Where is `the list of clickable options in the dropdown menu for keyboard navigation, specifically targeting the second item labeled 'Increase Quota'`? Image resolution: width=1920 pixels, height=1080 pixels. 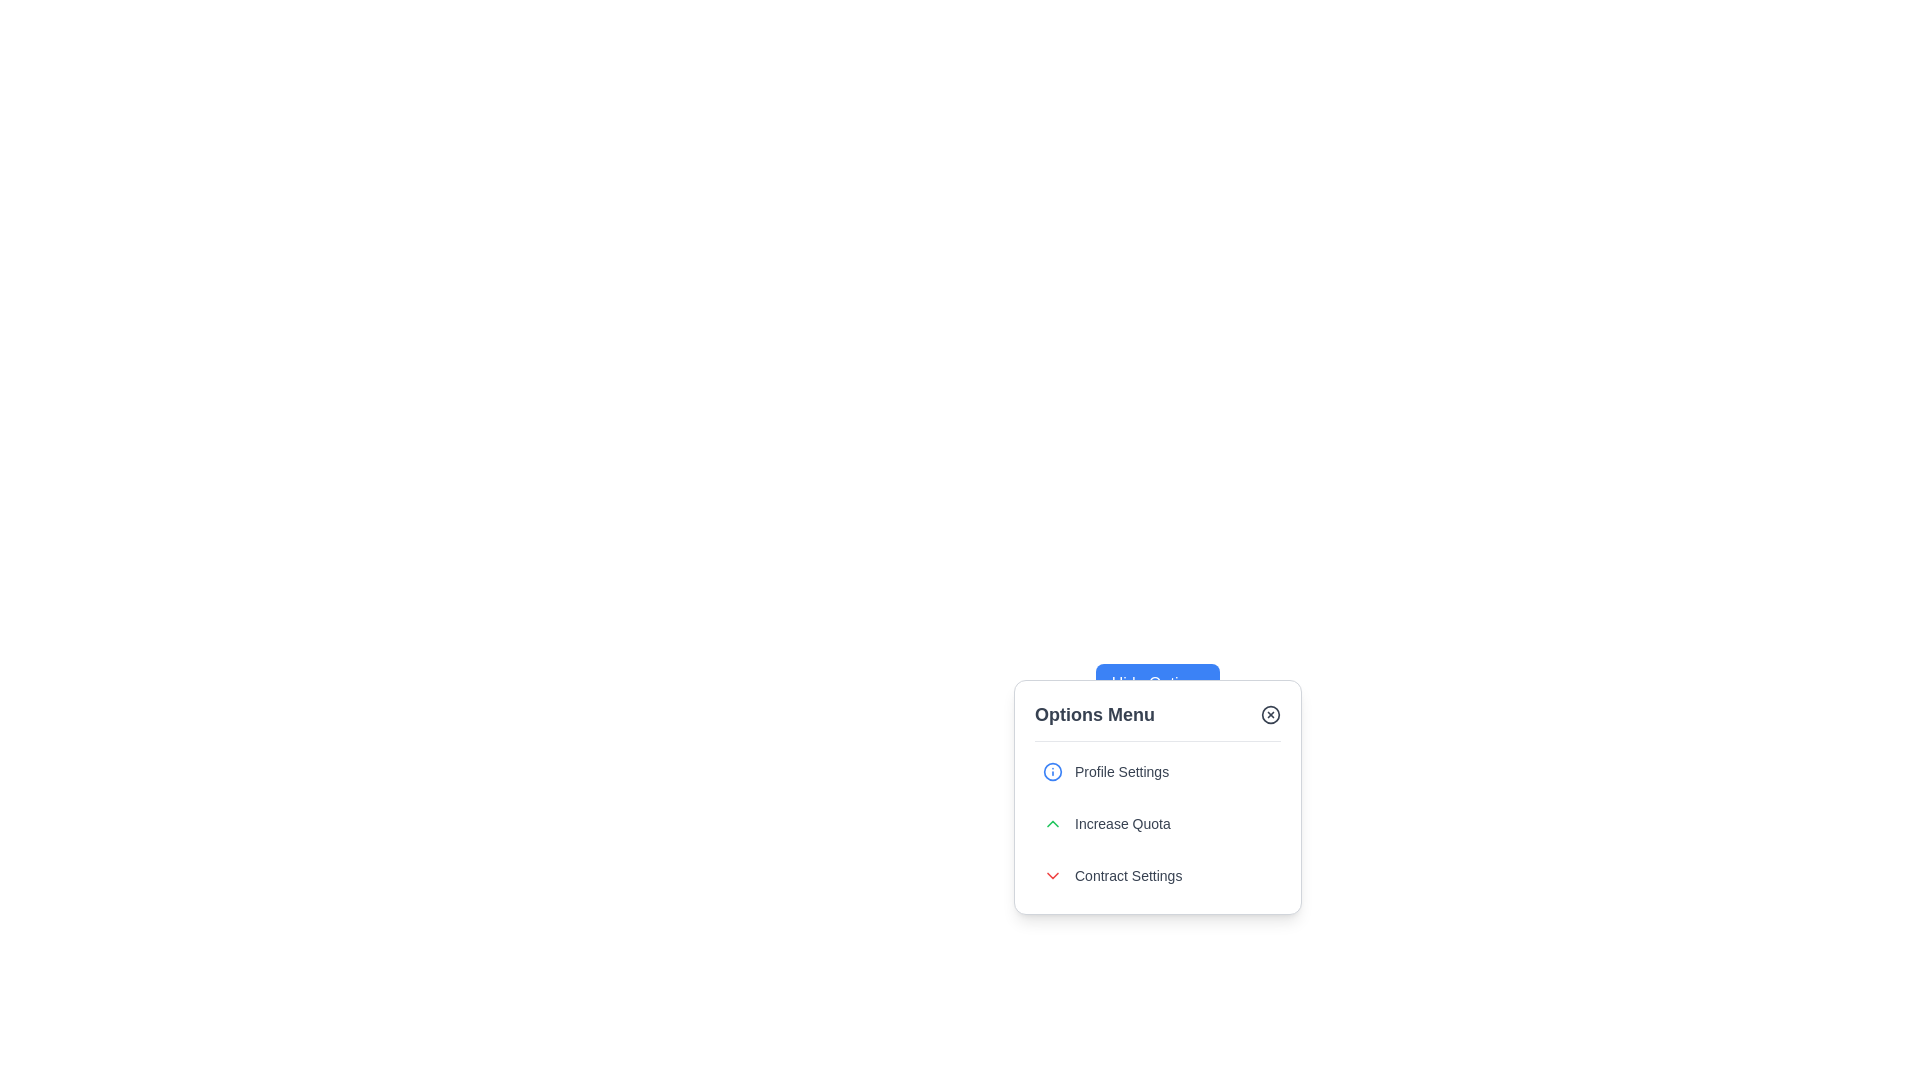 the list of clickable options in the dropdown menu for keyboard navigation, specifically targeting the second item labeled 'Increase Quota' is located at coordinates (1157, 824).